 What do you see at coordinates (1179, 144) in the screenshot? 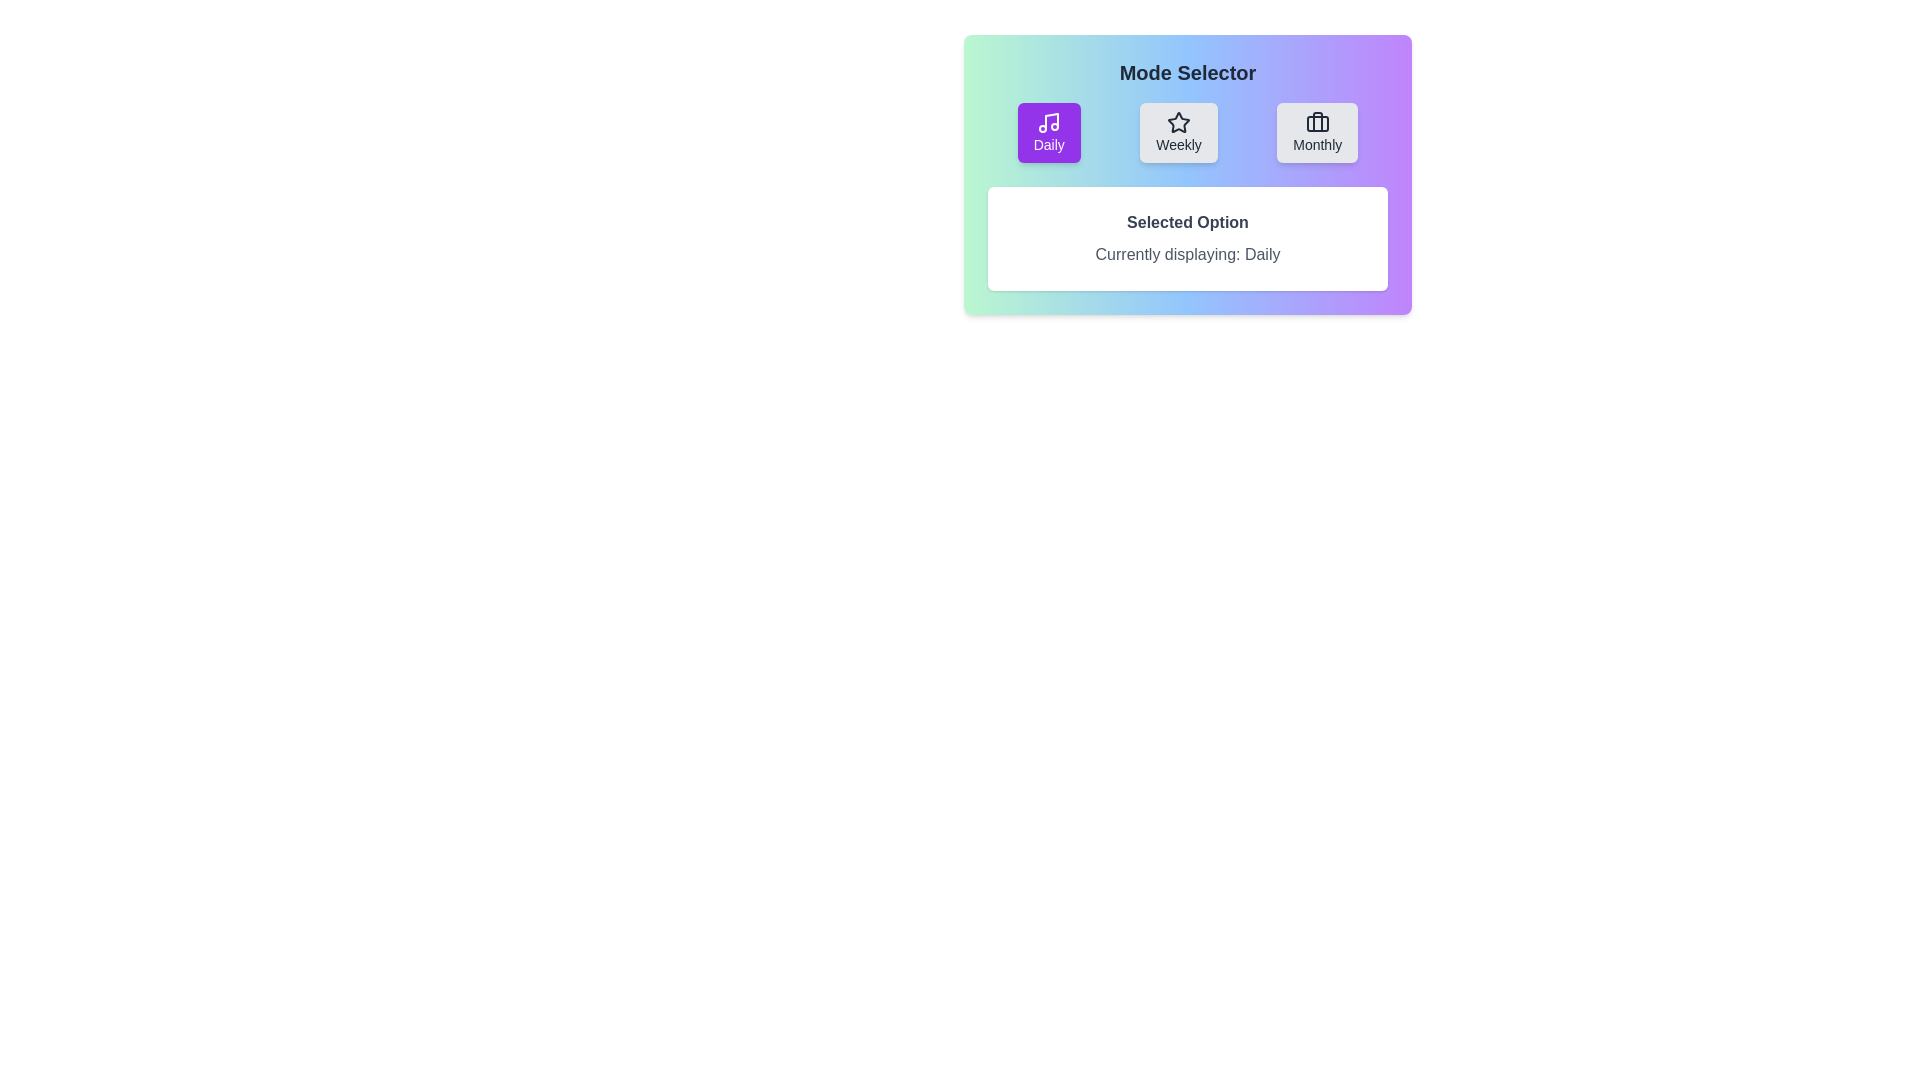
I see `the 'Weekly' text label, which is styled with a medium font size in dark gray and positioned directly below the star icon within the second button of a row of three buttons` at bounding box center [1179, 144].